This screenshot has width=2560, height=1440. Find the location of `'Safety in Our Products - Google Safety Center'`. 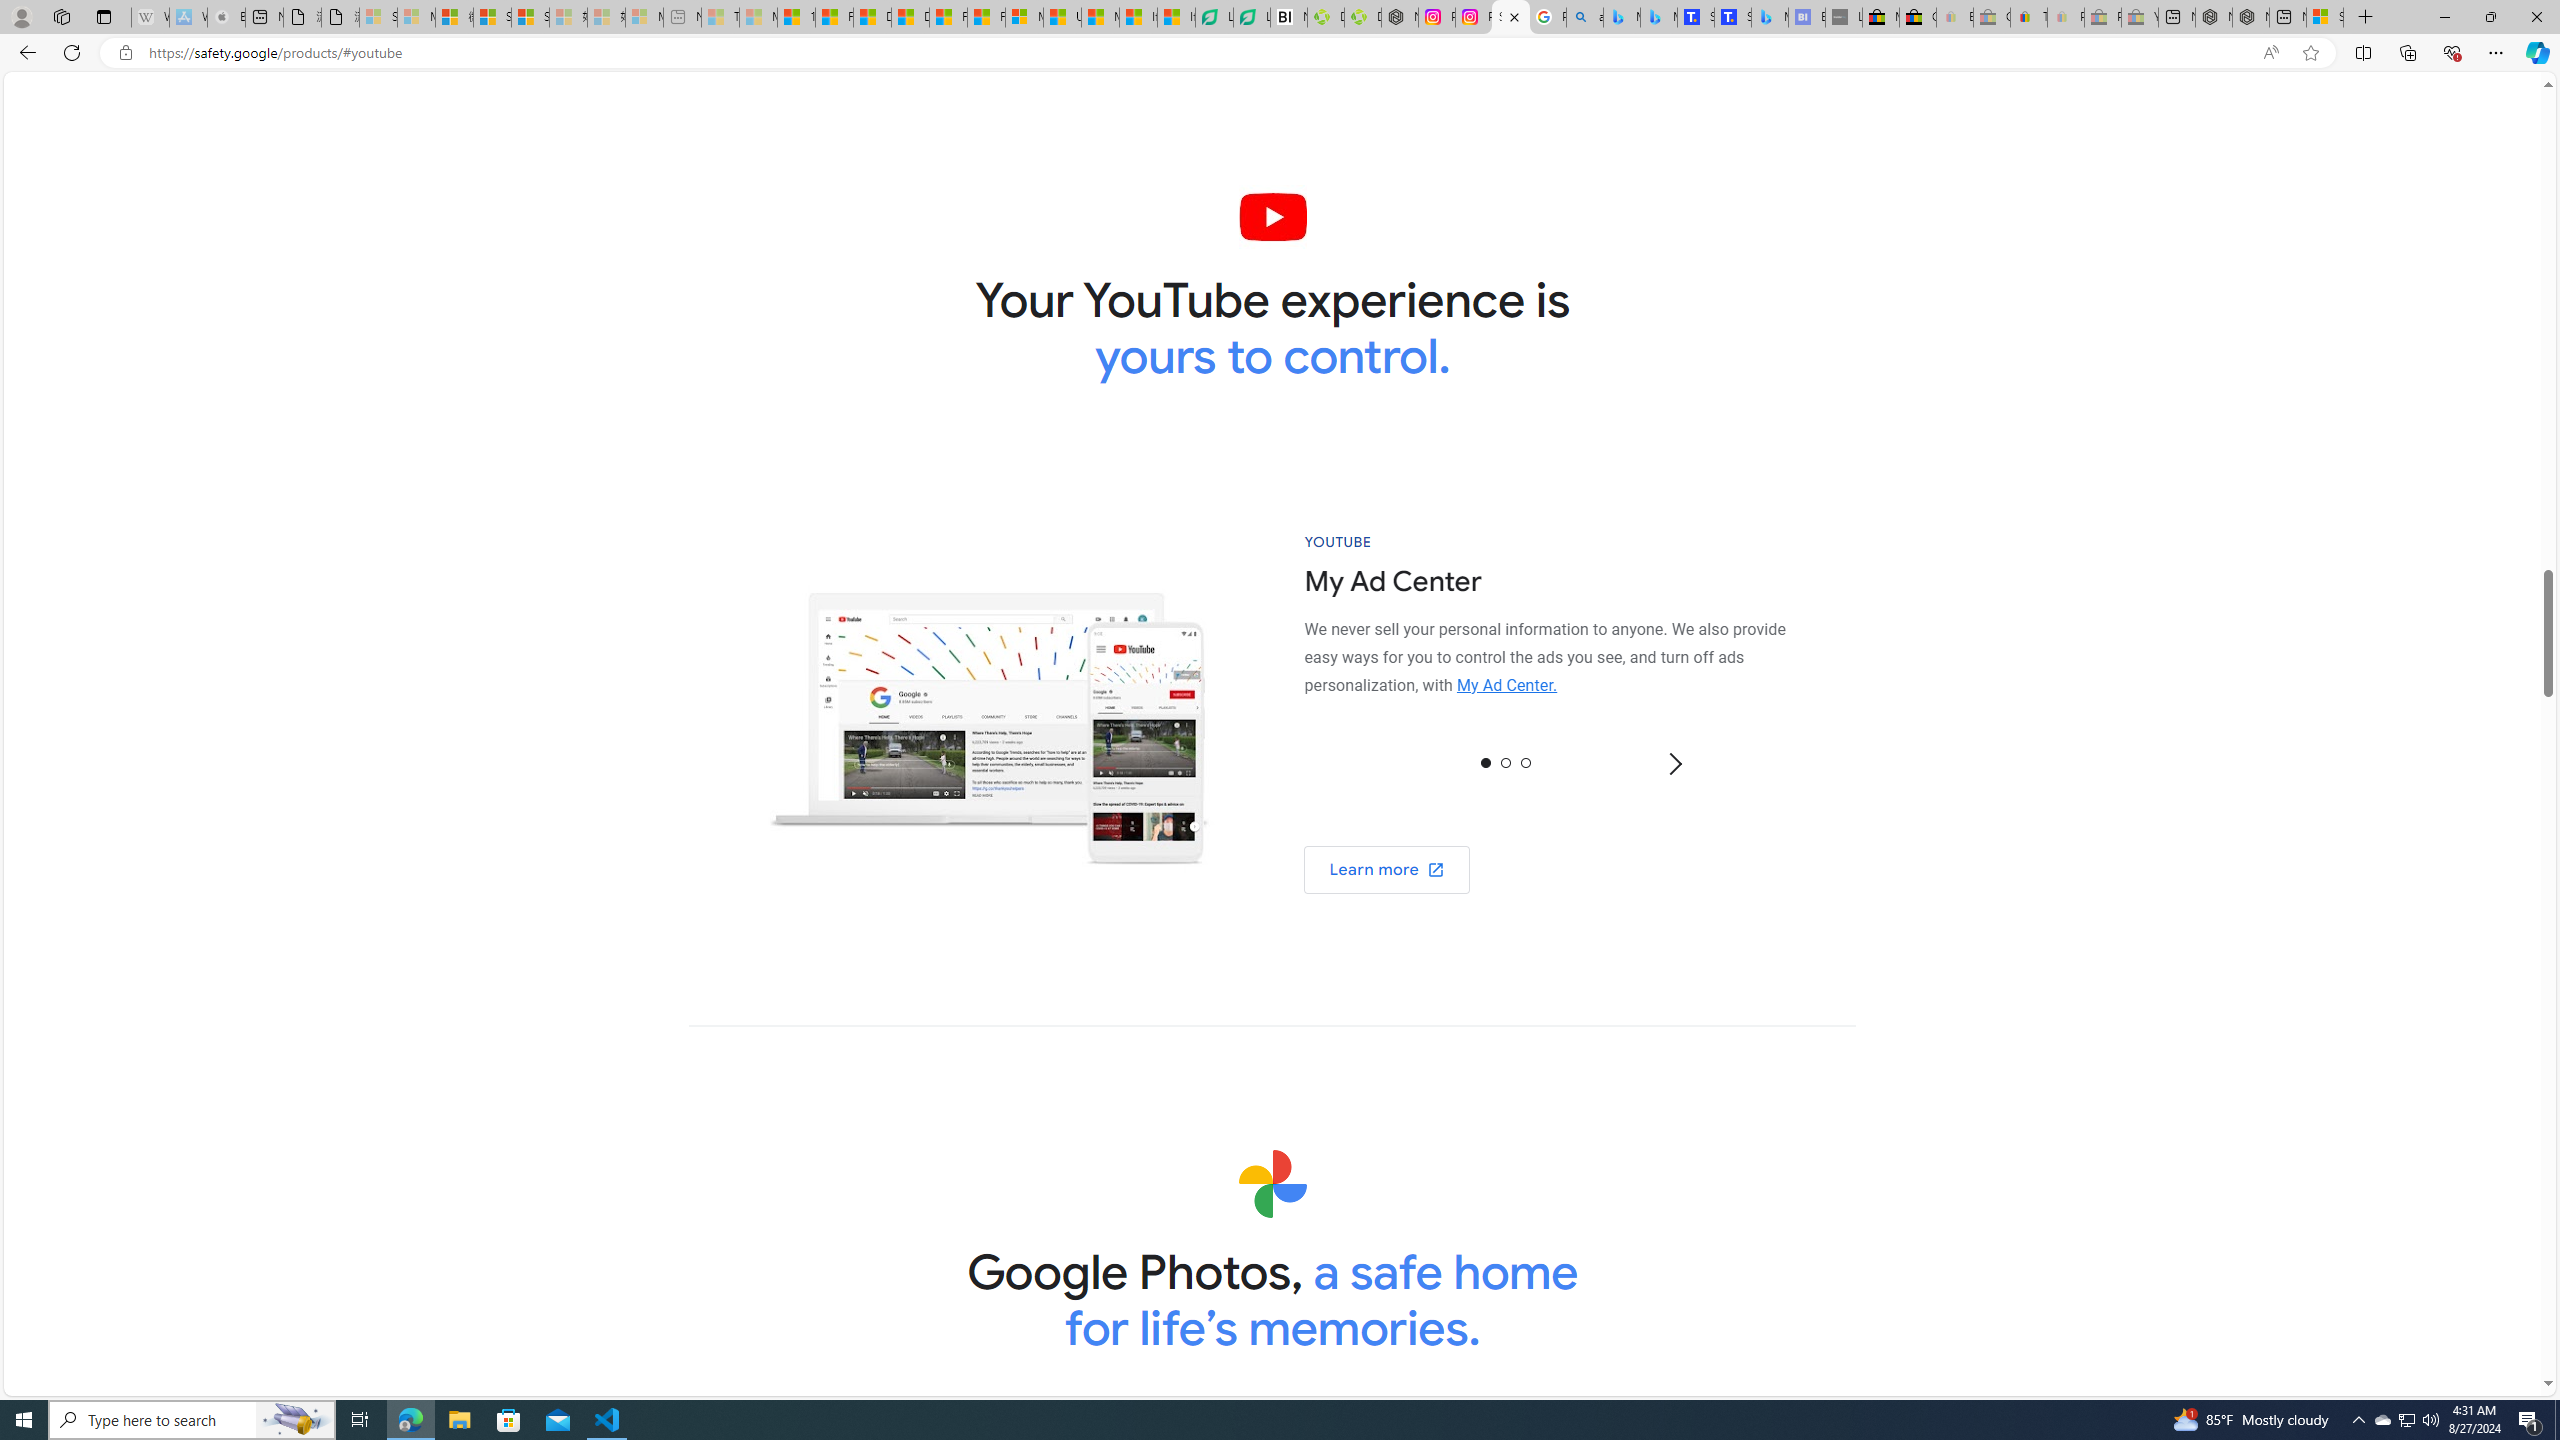

'Safety in Our Products - Google Safety Center' is located at coordinates (1511, 16).